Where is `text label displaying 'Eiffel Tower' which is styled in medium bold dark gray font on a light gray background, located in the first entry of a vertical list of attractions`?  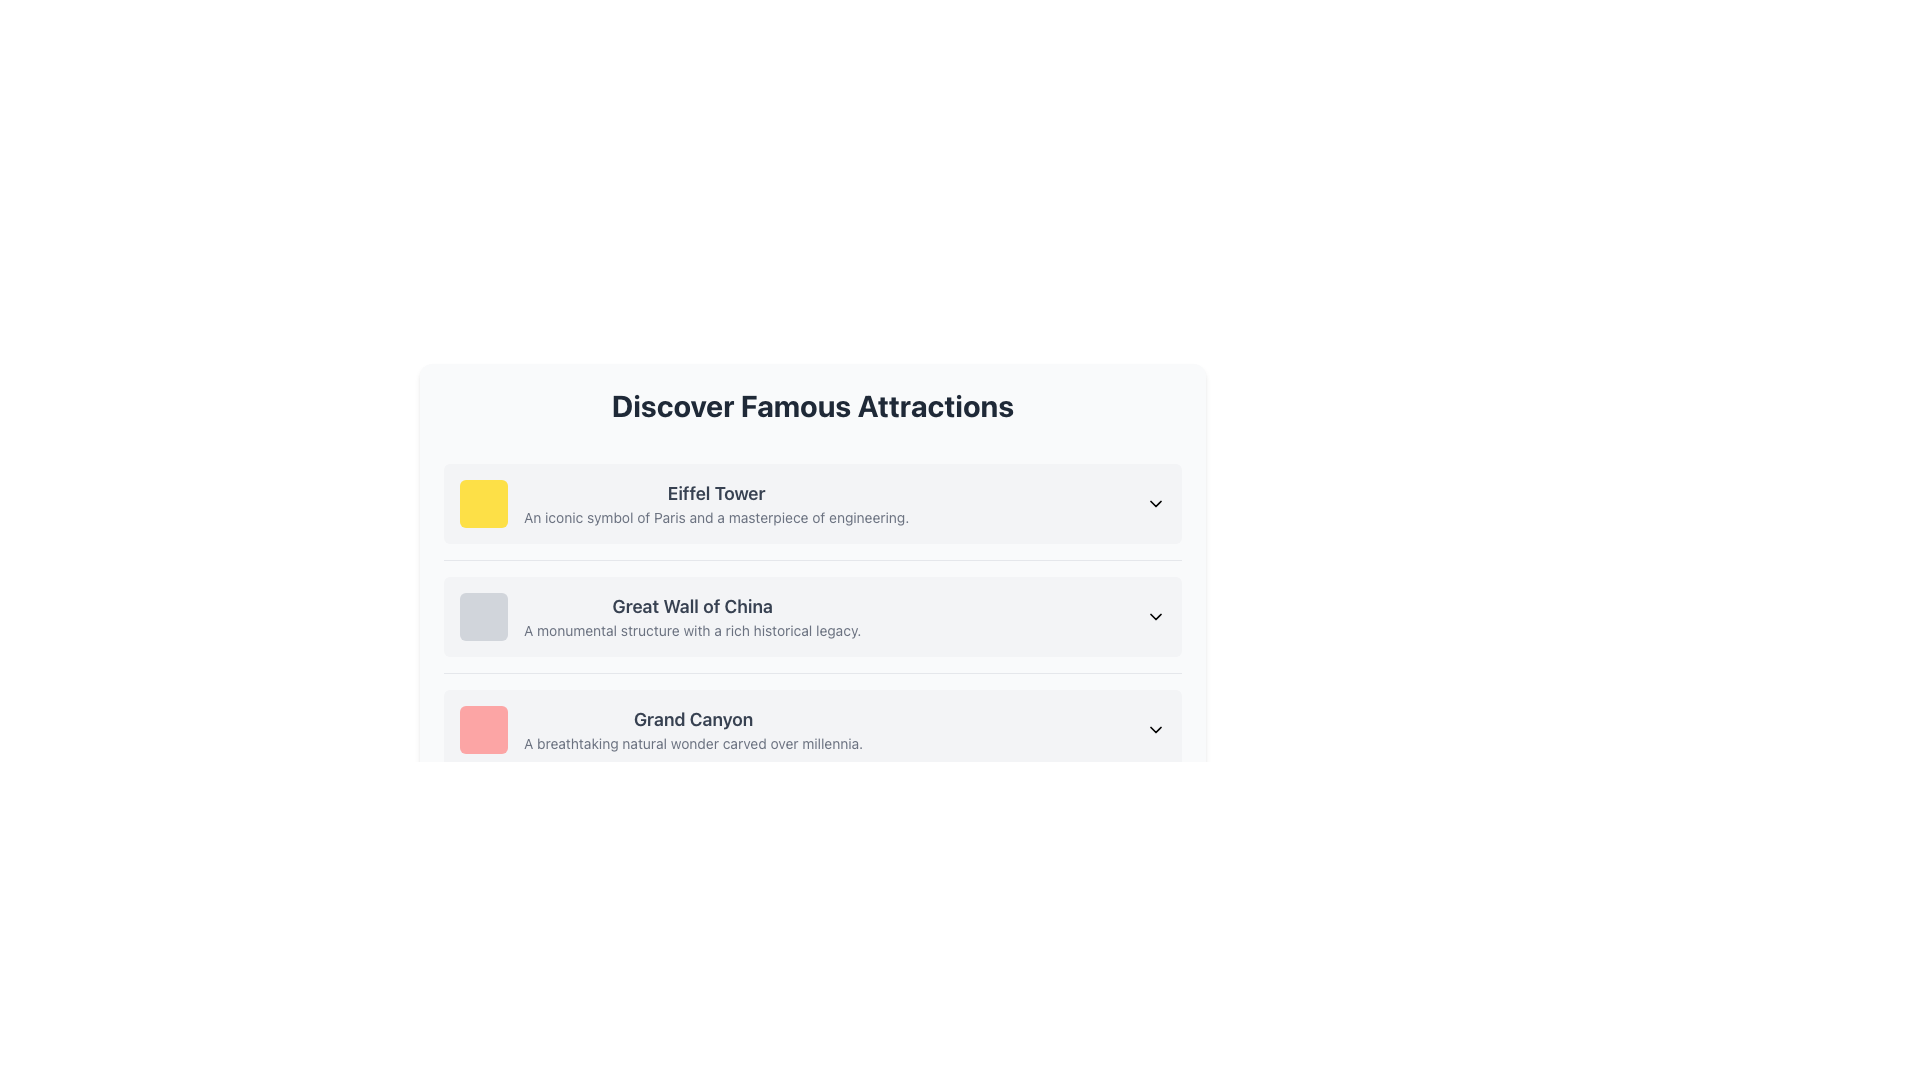
text label displaying 'Eiffel Tower' which is styled in medium bold dark gray font on a light gray background, located in the first entry of a vertical list of attractions is located at coordinates (716, 493).